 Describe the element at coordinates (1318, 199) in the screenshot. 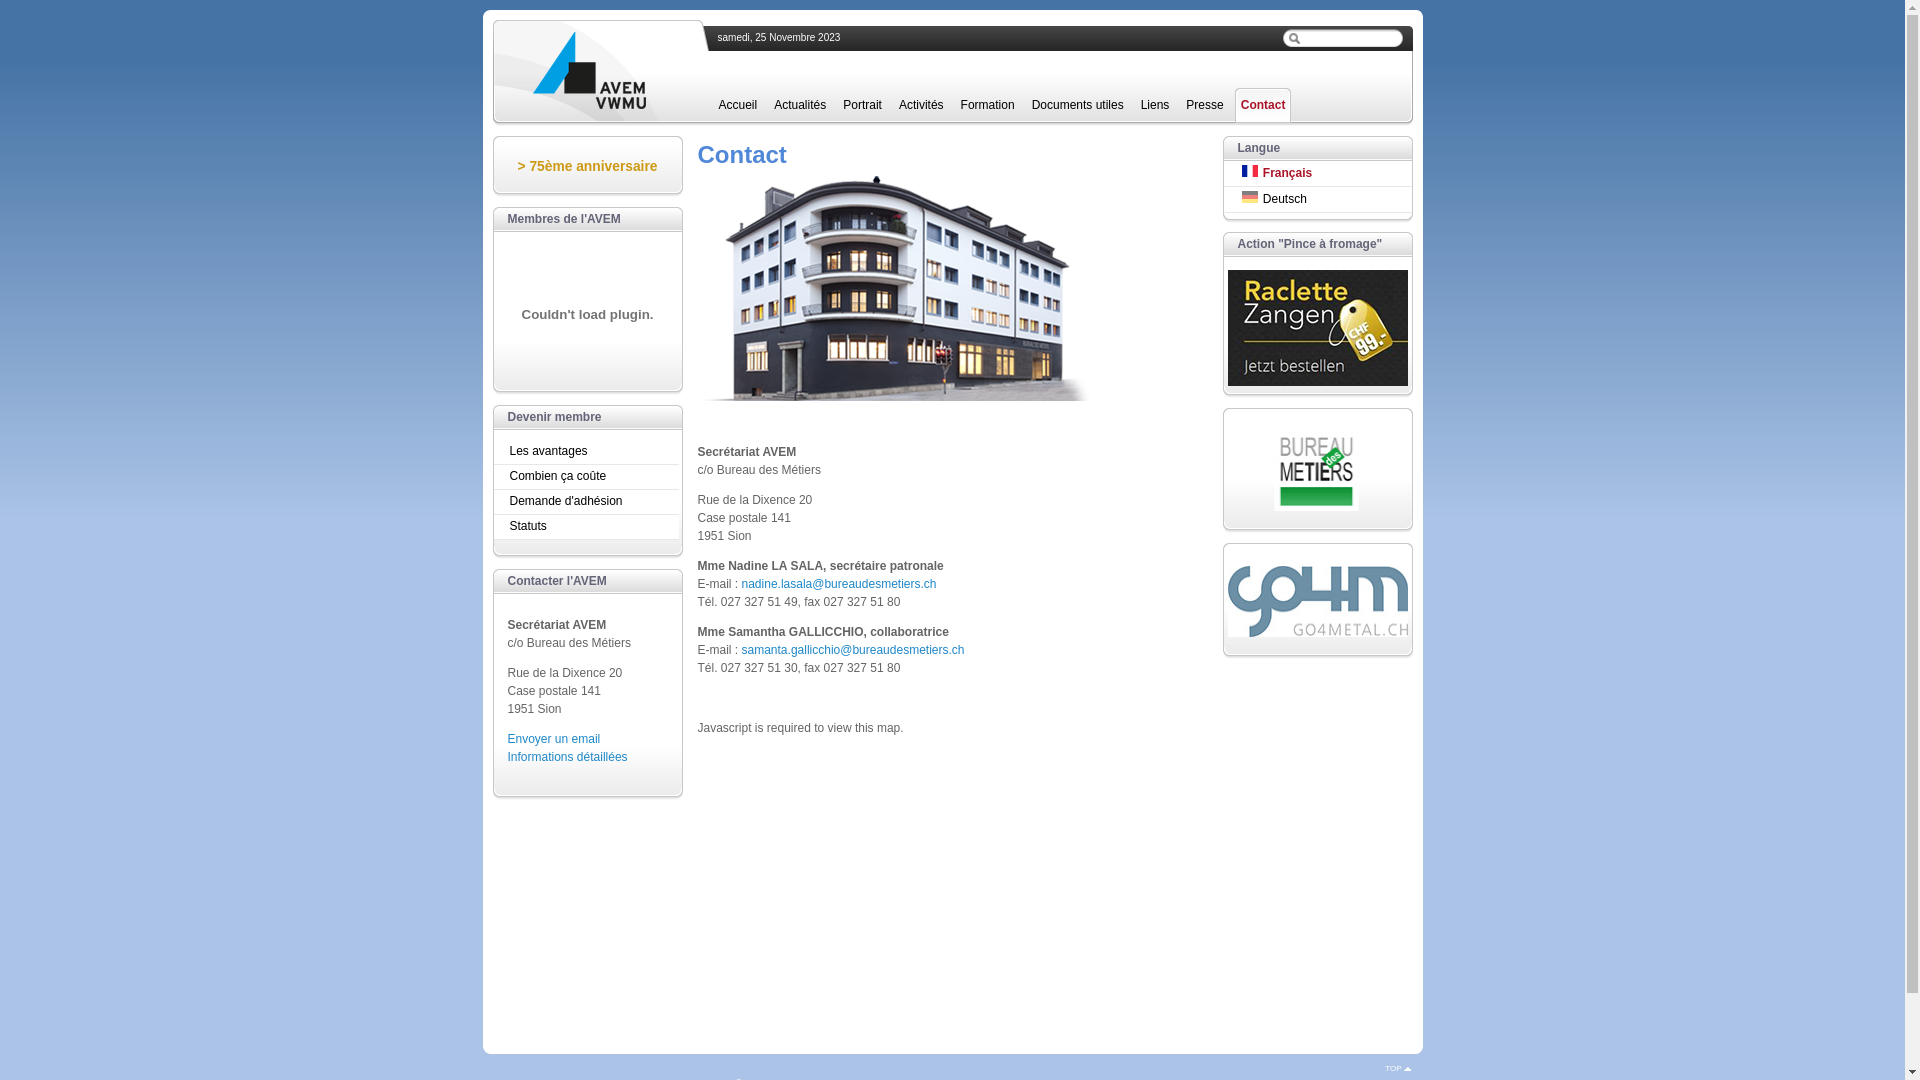

I see `'Deutsch'` at that location.